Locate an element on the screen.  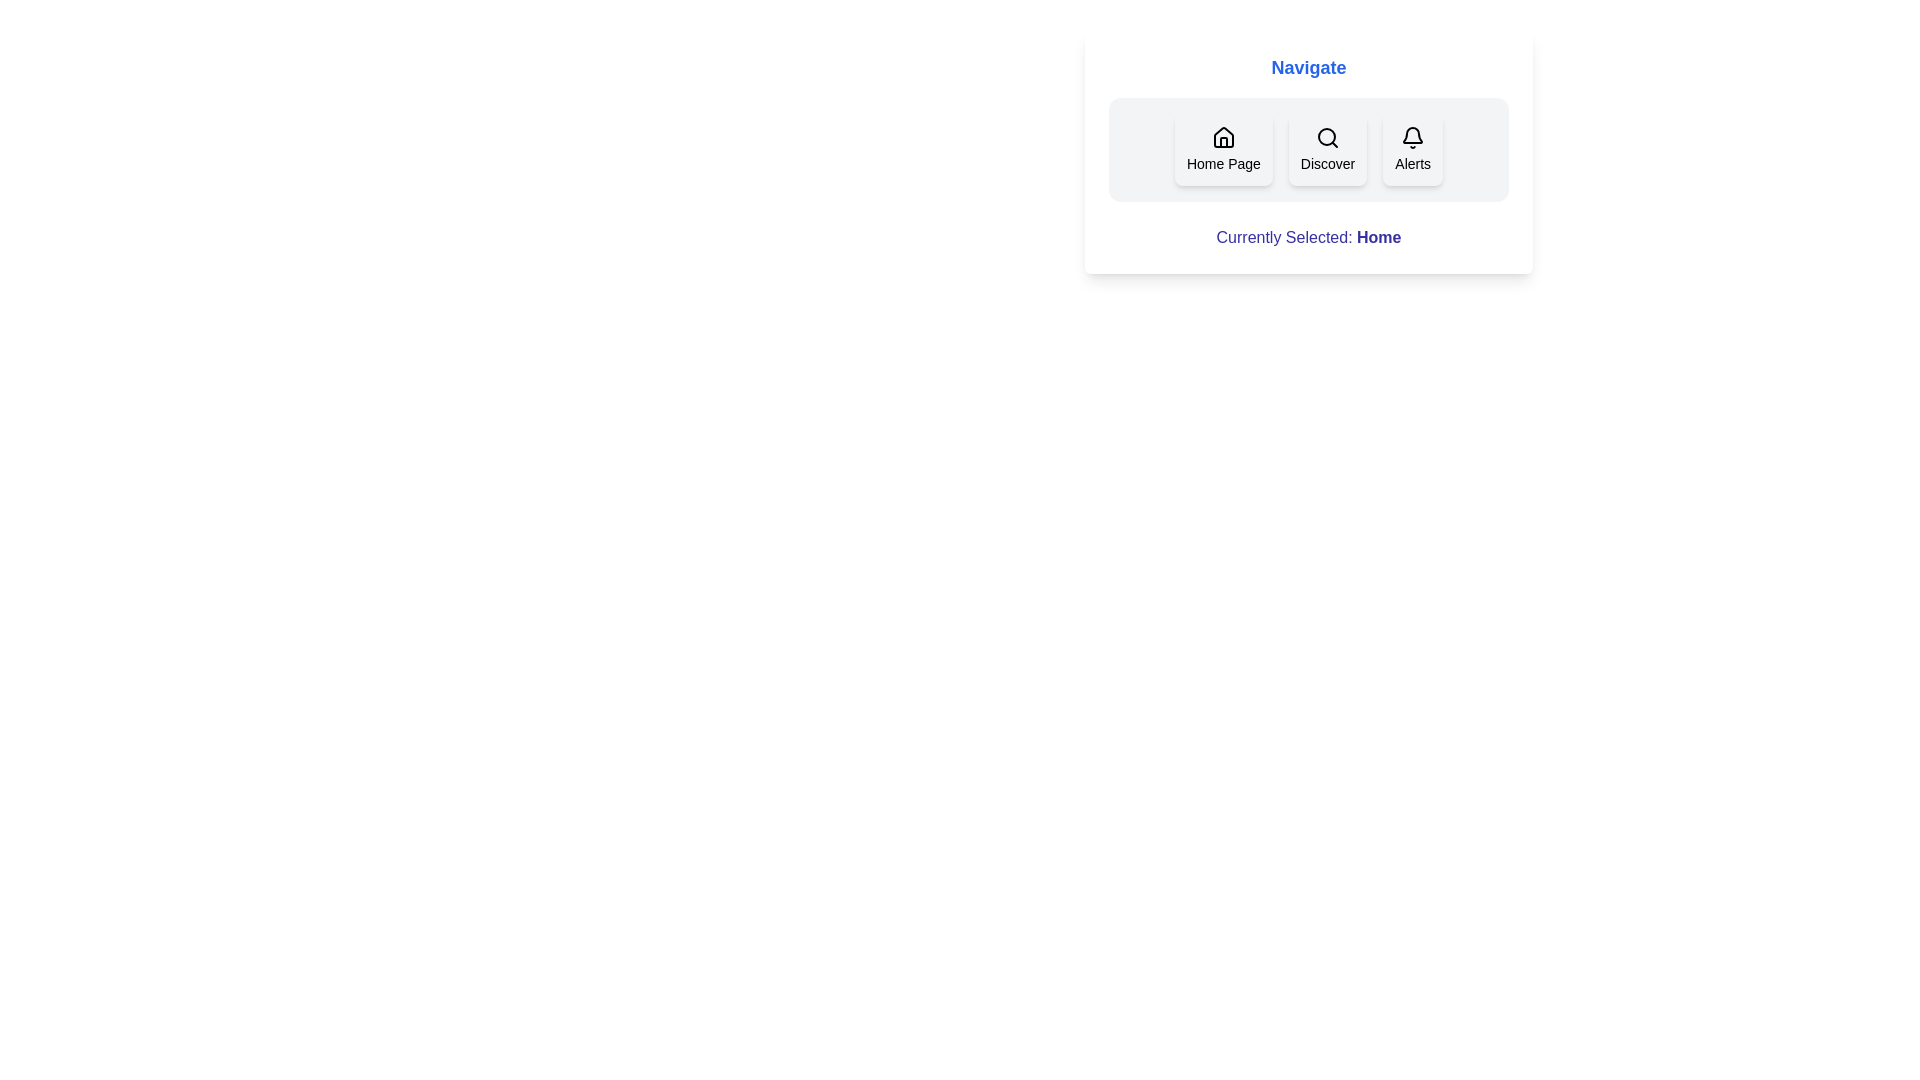
the first navigation button that leads to the Home Page, positioned left of the 'Discover' and 'Alerts' buttons is located at coordinates (1222, 149).